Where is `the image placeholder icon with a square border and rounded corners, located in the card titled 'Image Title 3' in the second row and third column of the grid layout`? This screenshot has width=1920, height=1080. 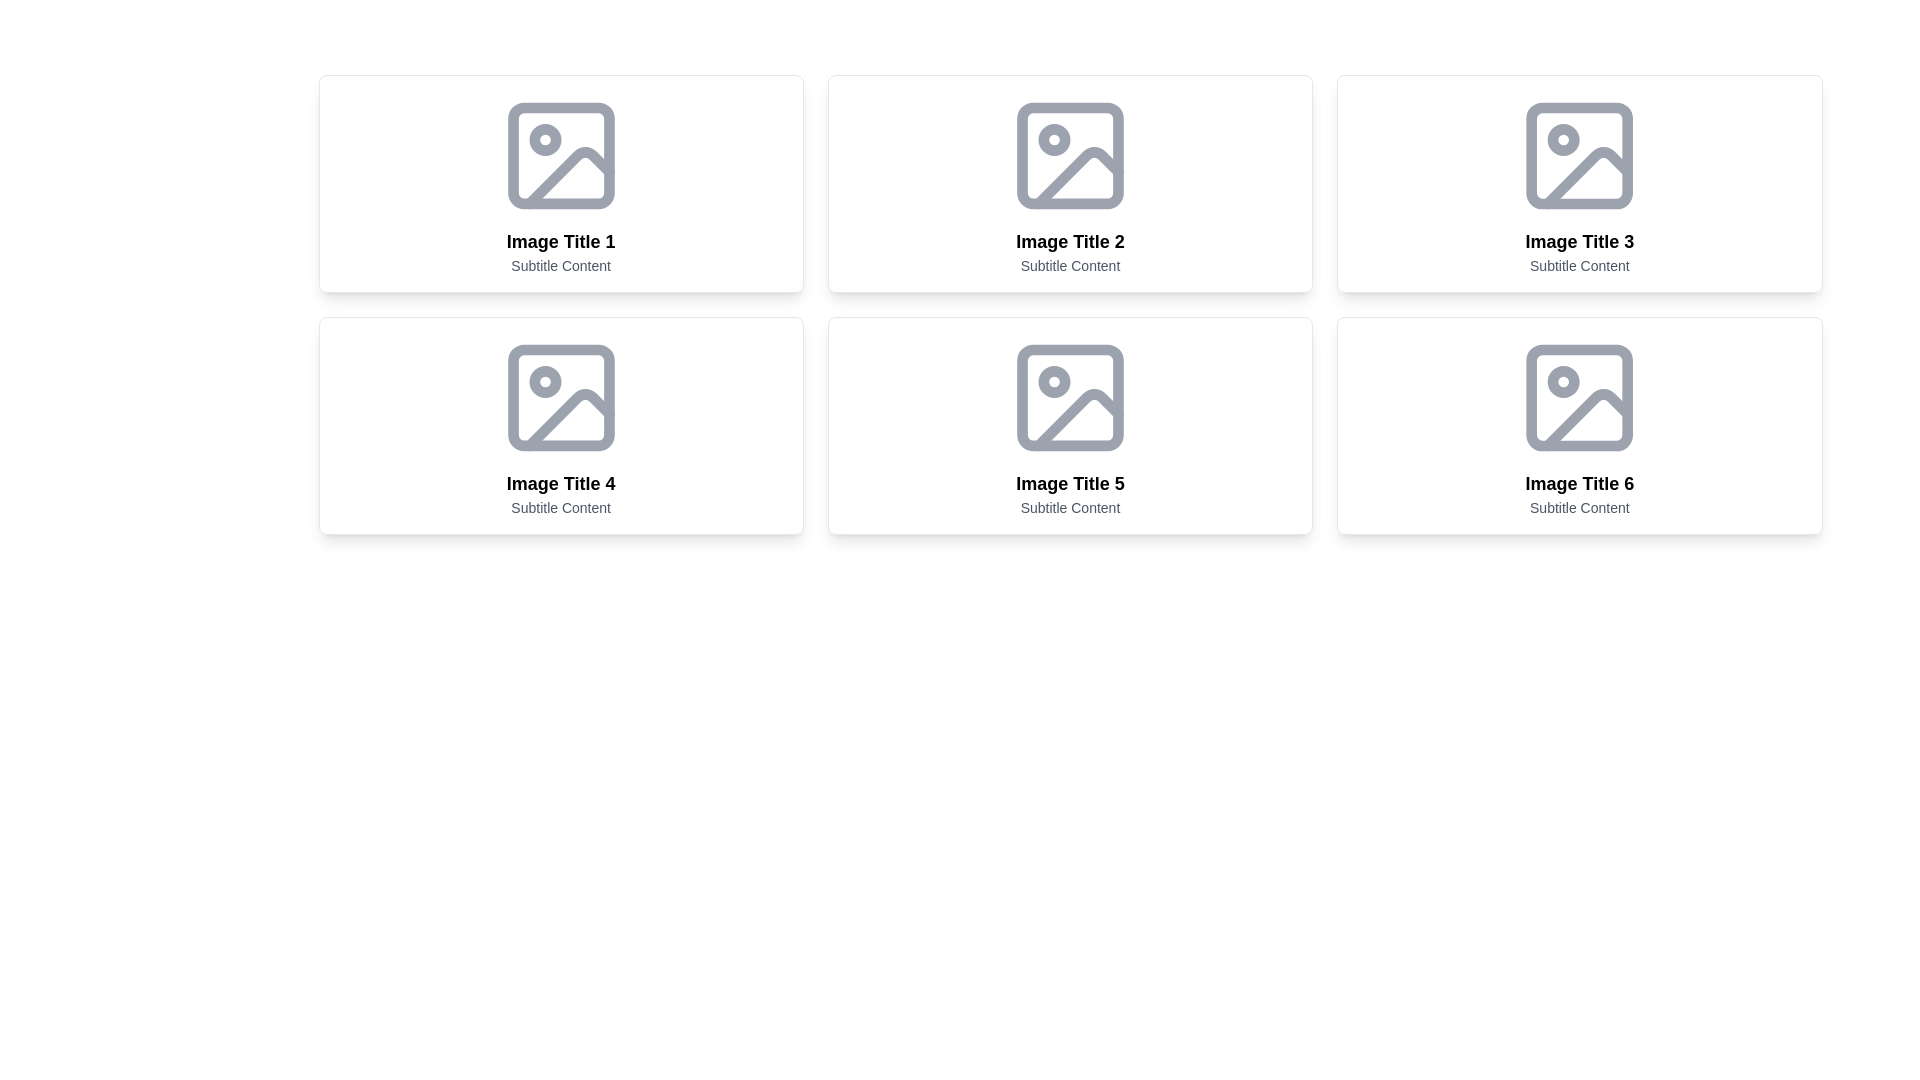 the image placeholder icon with a square border and rounded corners, located in the card titled 'Image Title 3' in the second row and third column of the grid layout is located at coordinates (1578, 154).